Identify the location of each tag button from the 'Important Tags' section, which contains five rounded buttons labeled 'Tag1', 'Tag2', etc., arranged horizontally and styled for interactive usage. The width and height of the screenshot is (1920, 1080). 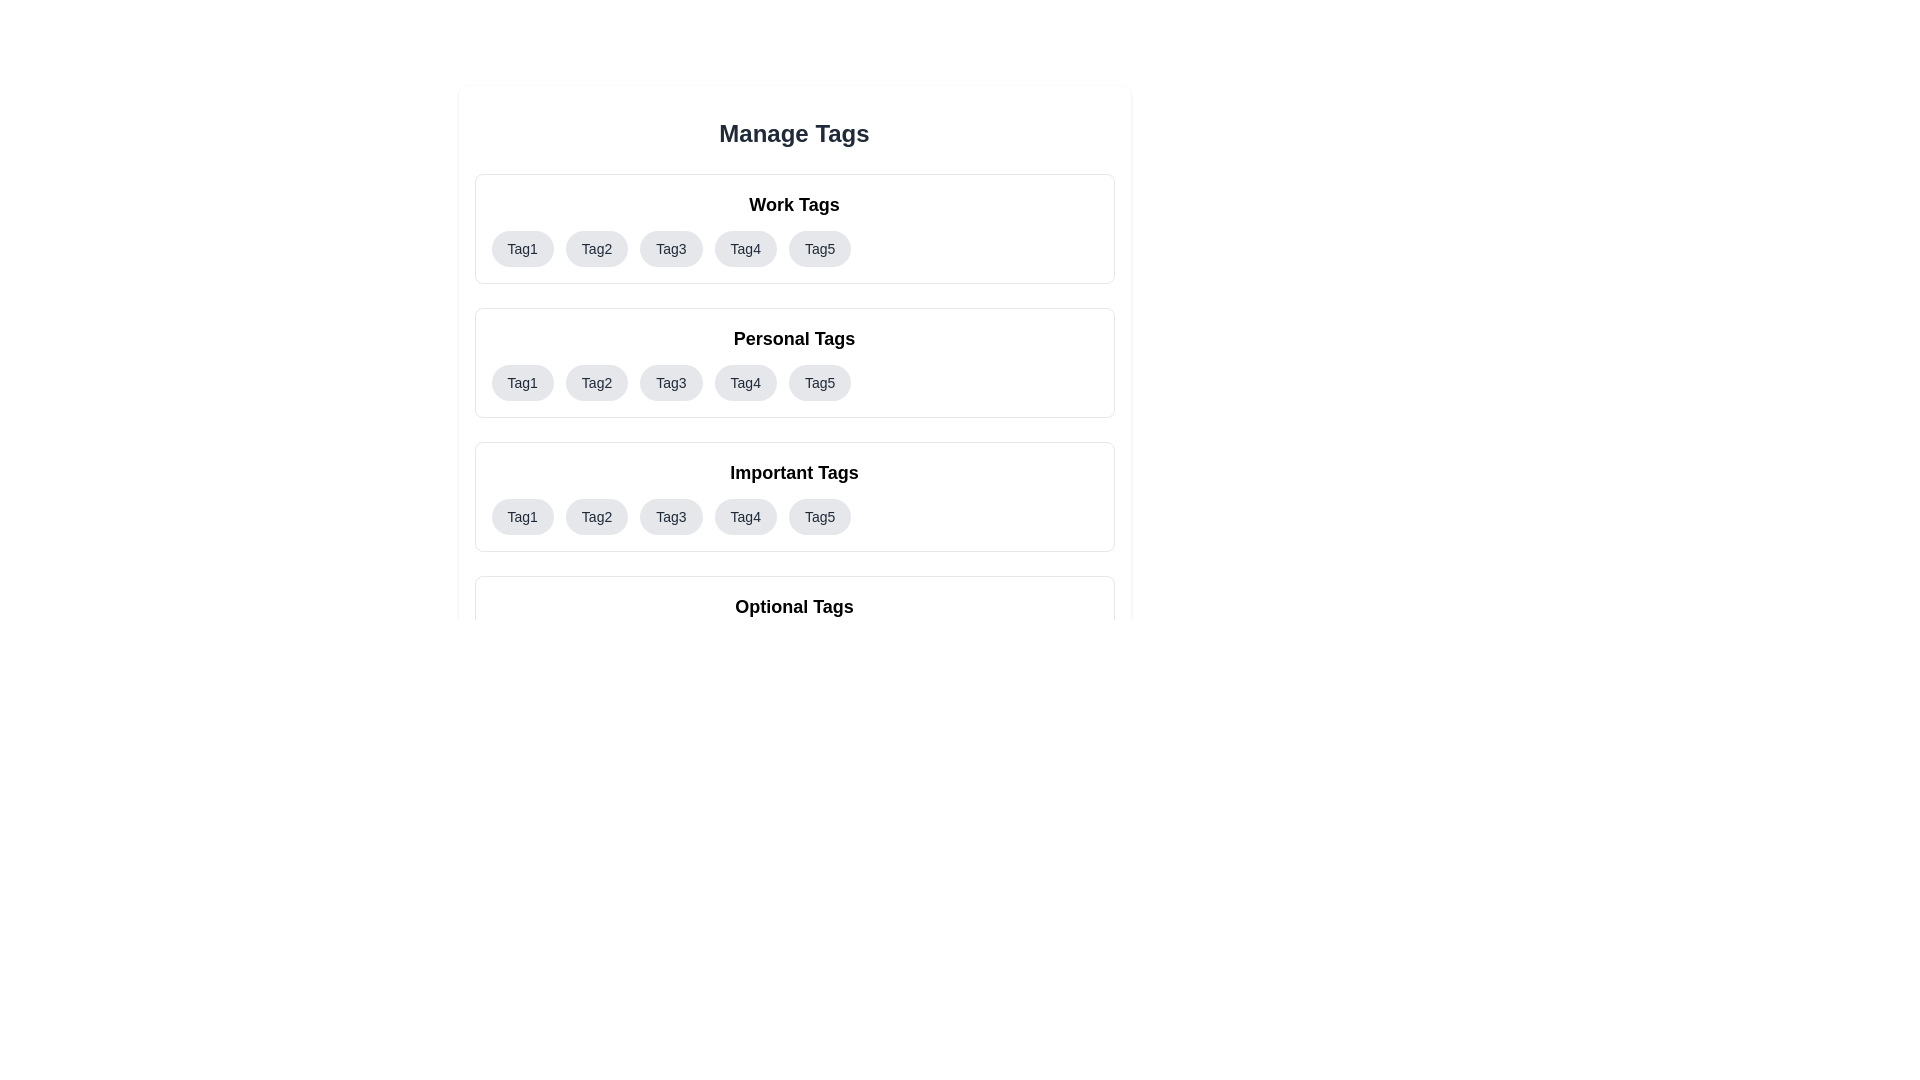
(793, 515).